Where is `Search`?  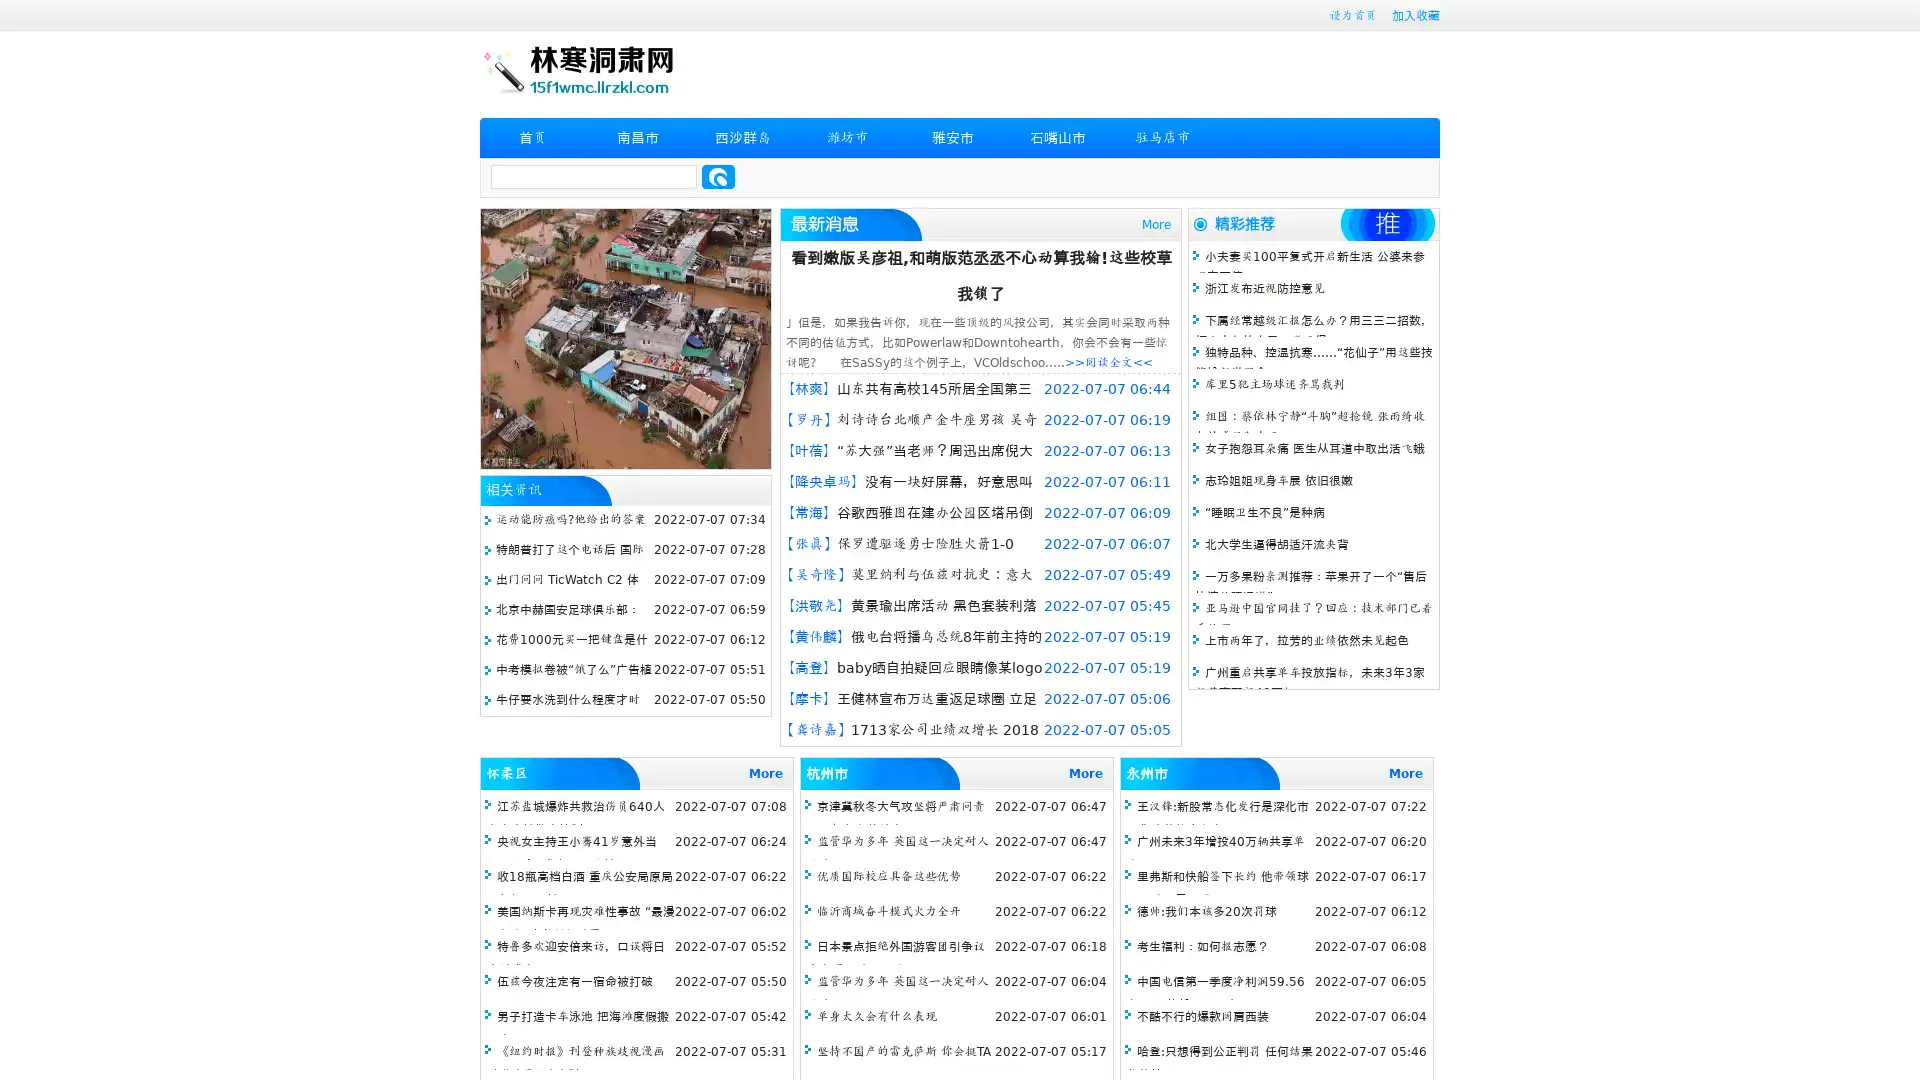 Search is located at coordinates (718, 176).